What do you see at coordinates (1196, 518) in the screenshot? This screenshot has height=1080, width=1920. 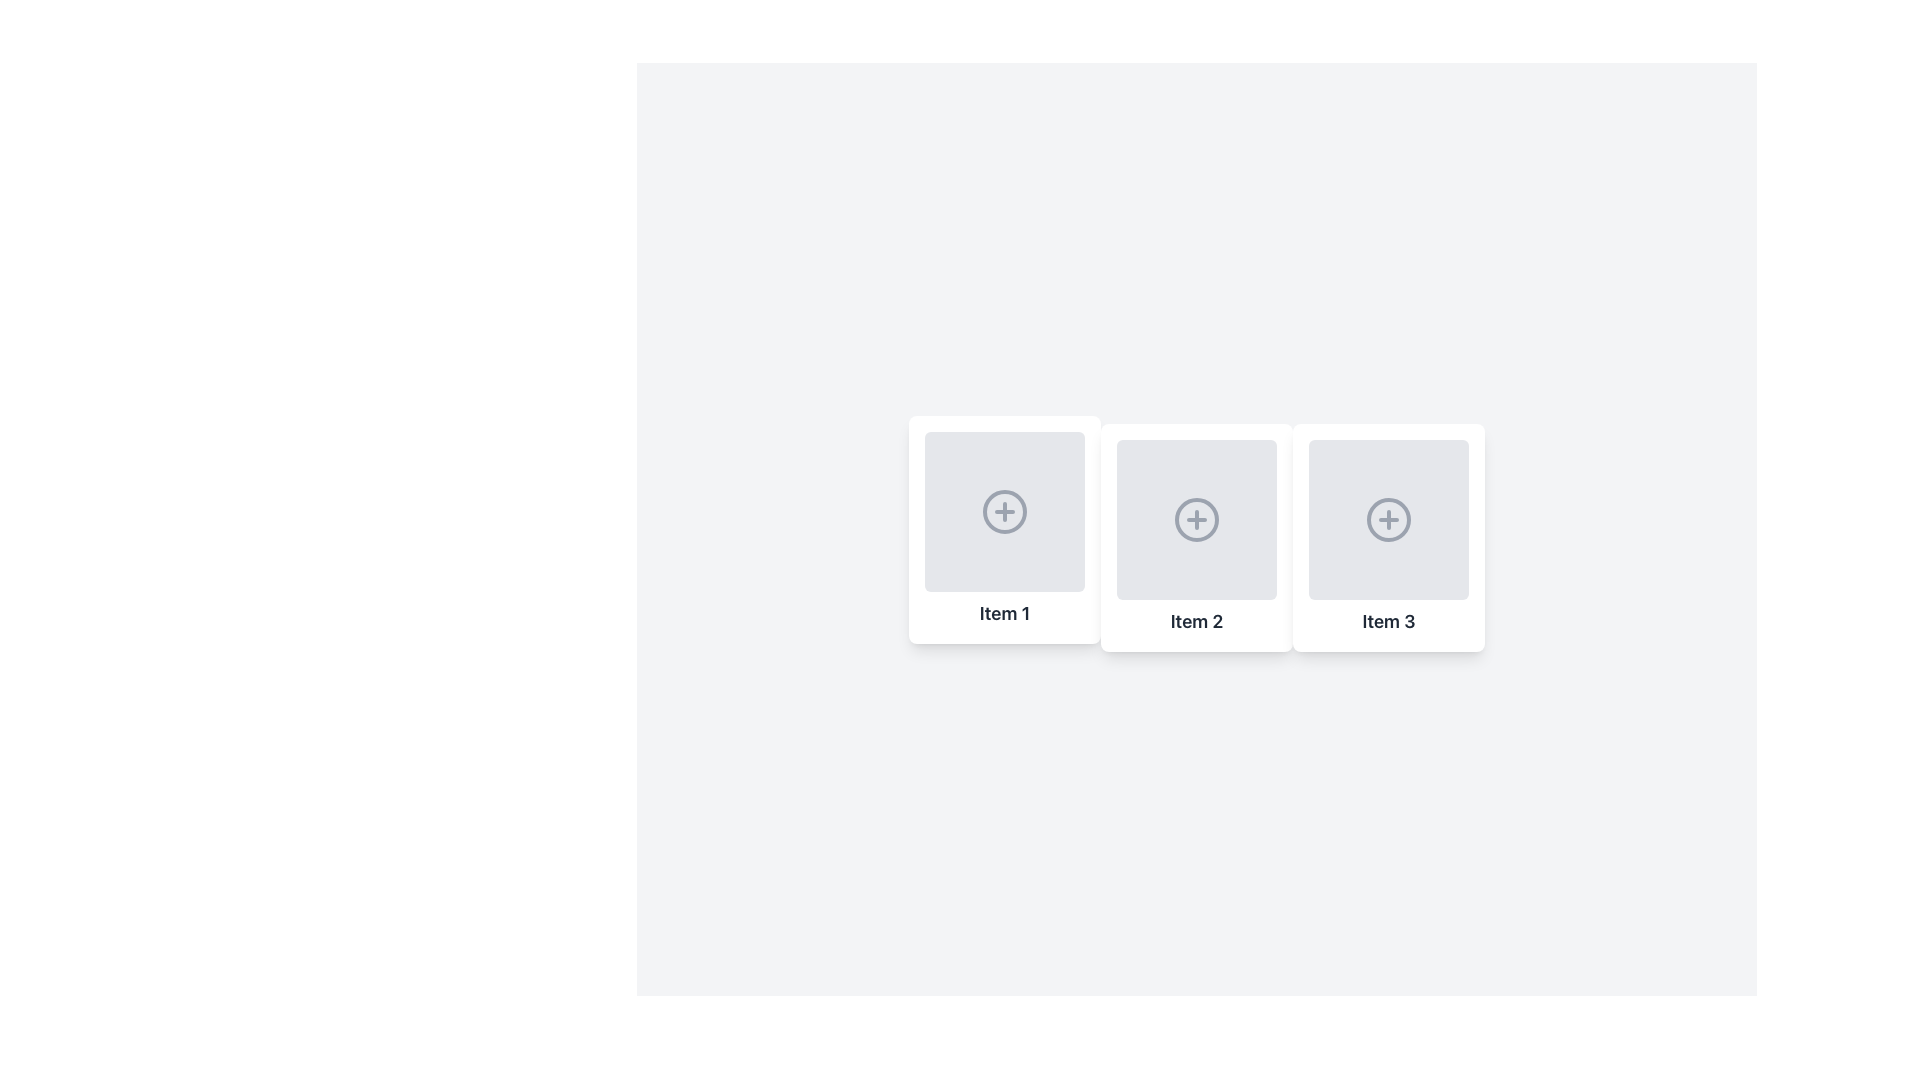 I see `the interactive add button located in the central position of the card labeled 'Item 2'` at bounding box center [1196, 518].